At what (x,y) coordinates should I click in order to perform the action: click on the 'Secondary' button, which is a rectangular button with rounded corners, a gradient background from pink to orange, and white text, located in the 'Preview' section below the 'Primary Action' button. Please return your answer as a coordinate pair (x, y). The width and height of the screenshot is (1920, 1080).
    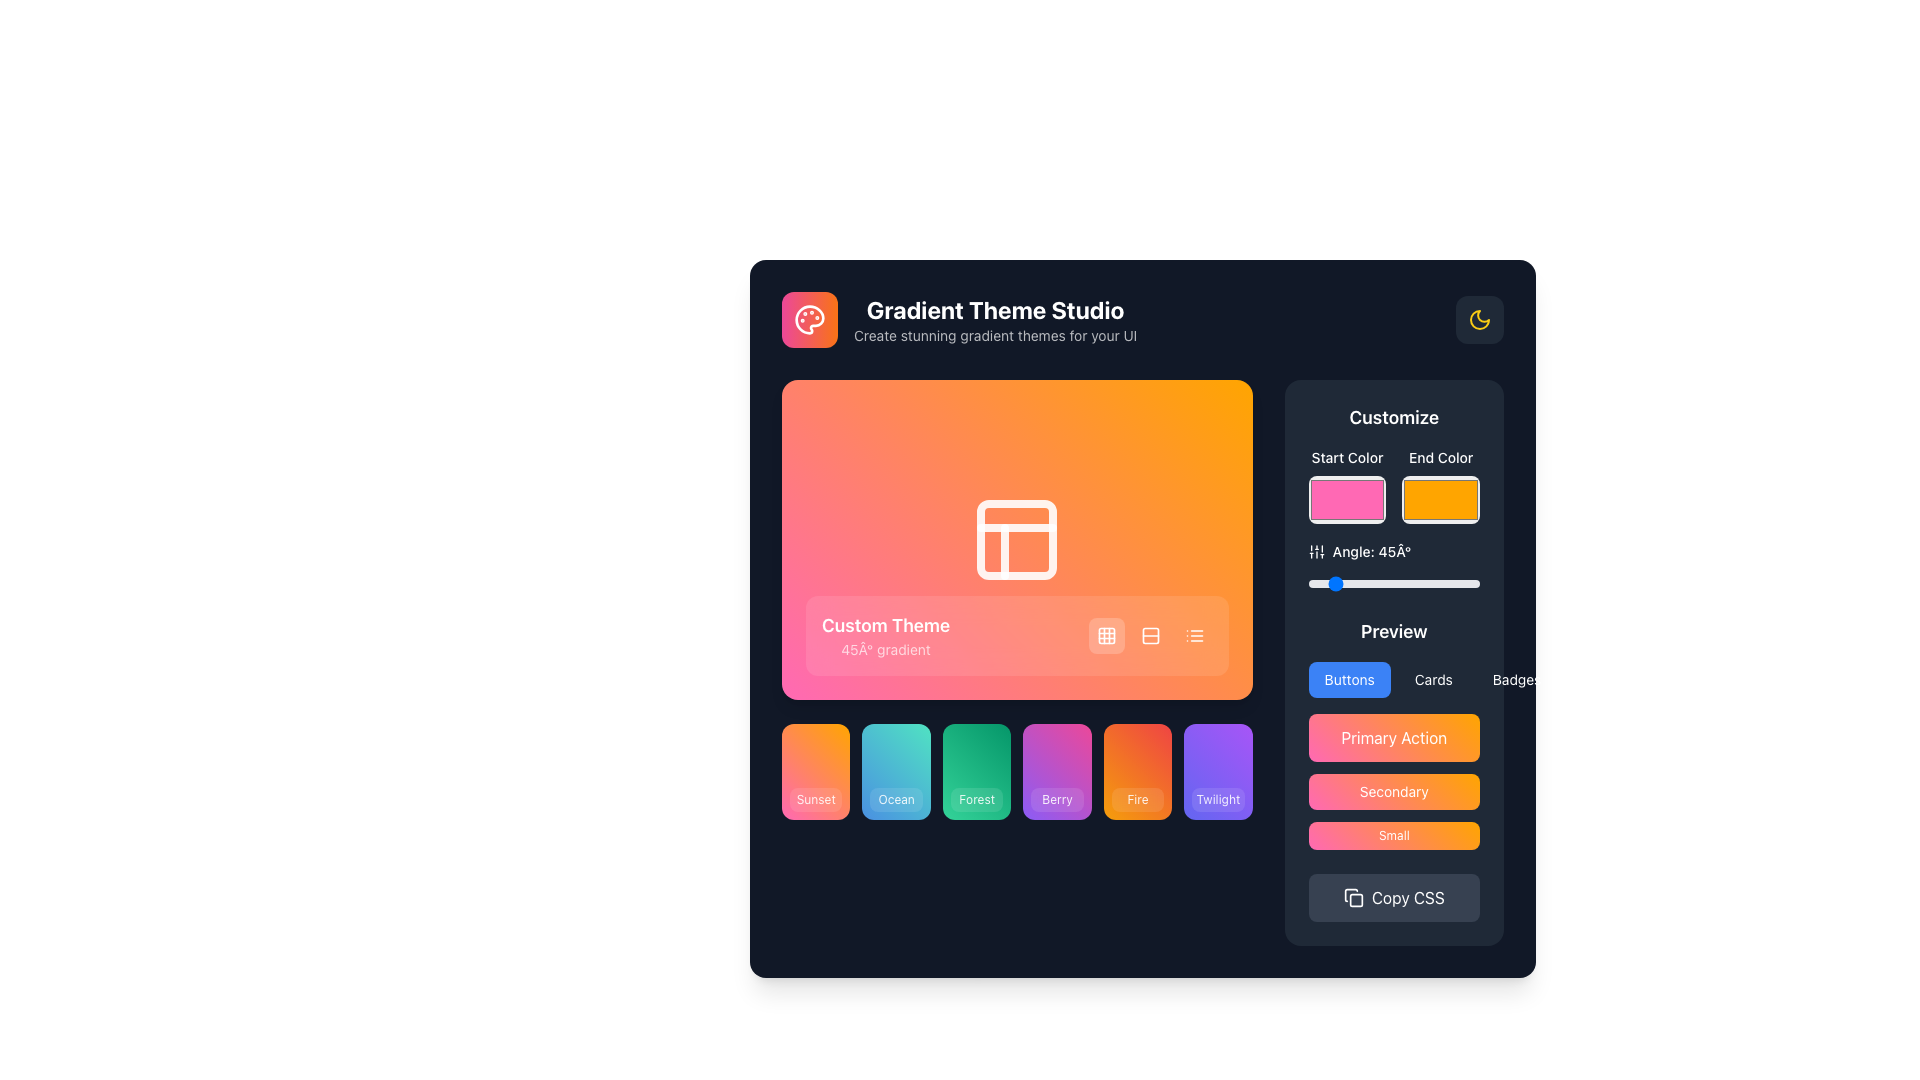
    Looking at the image, I should click on (1392, 790).